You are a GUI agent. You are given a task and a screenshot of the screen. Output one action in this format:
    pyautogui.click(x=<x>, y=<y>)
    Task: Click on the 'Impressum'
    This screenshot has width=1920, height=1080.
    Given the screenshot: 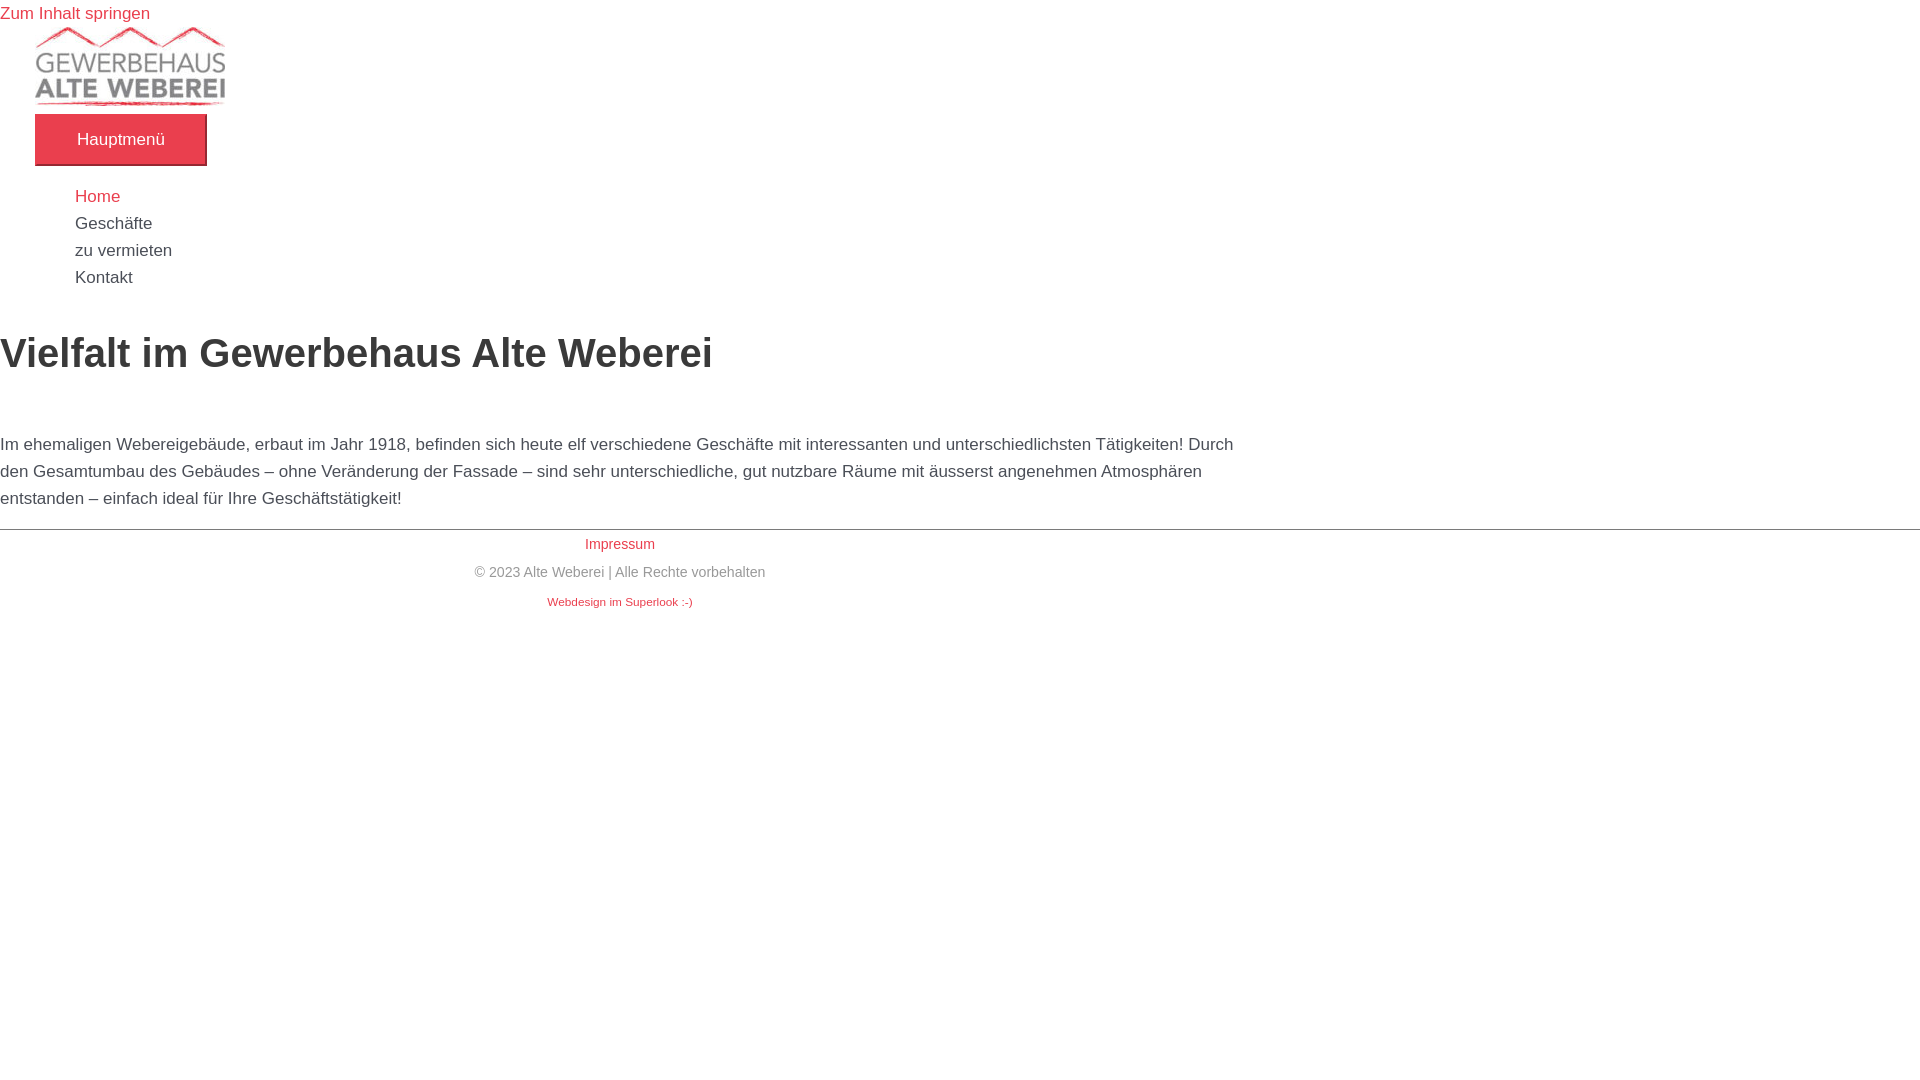 What is the action you would take?
    pyautogui.click(x=618, y=543)
    